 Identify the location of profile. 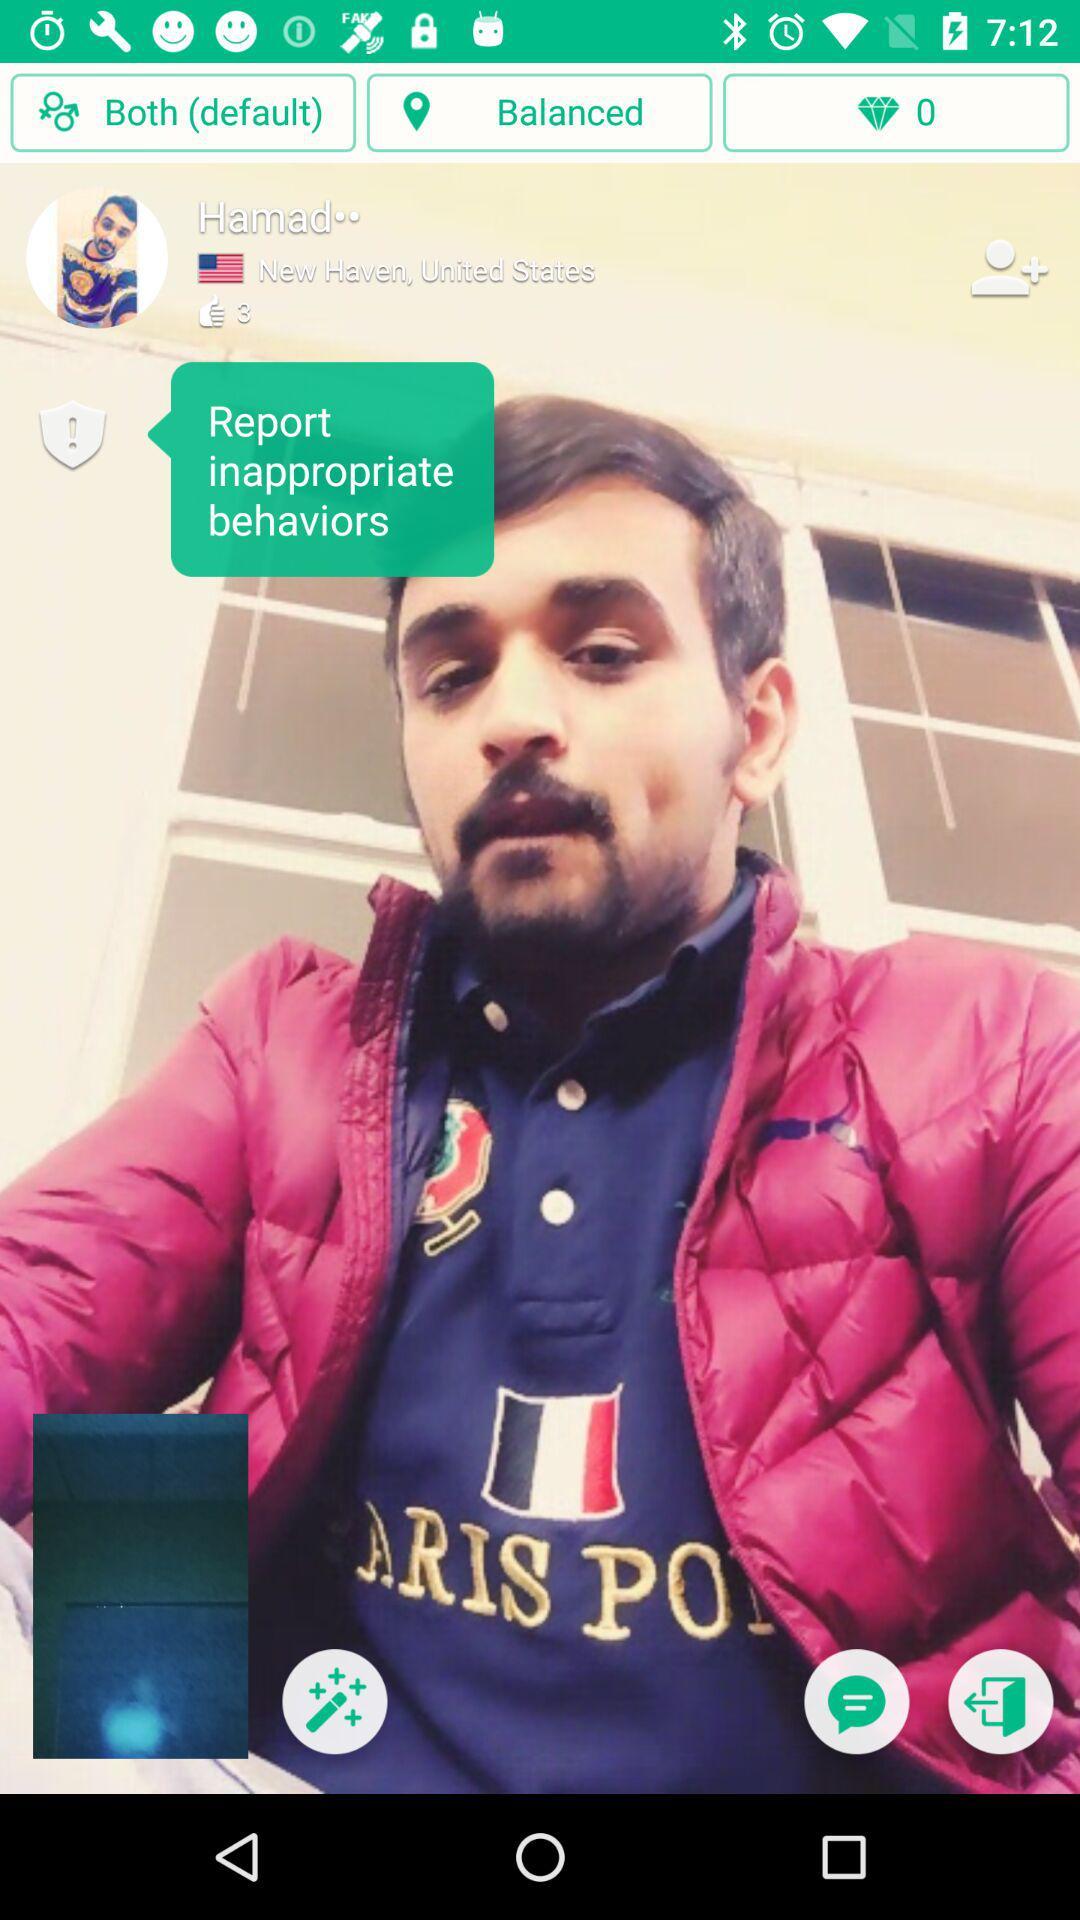
(97, 256).